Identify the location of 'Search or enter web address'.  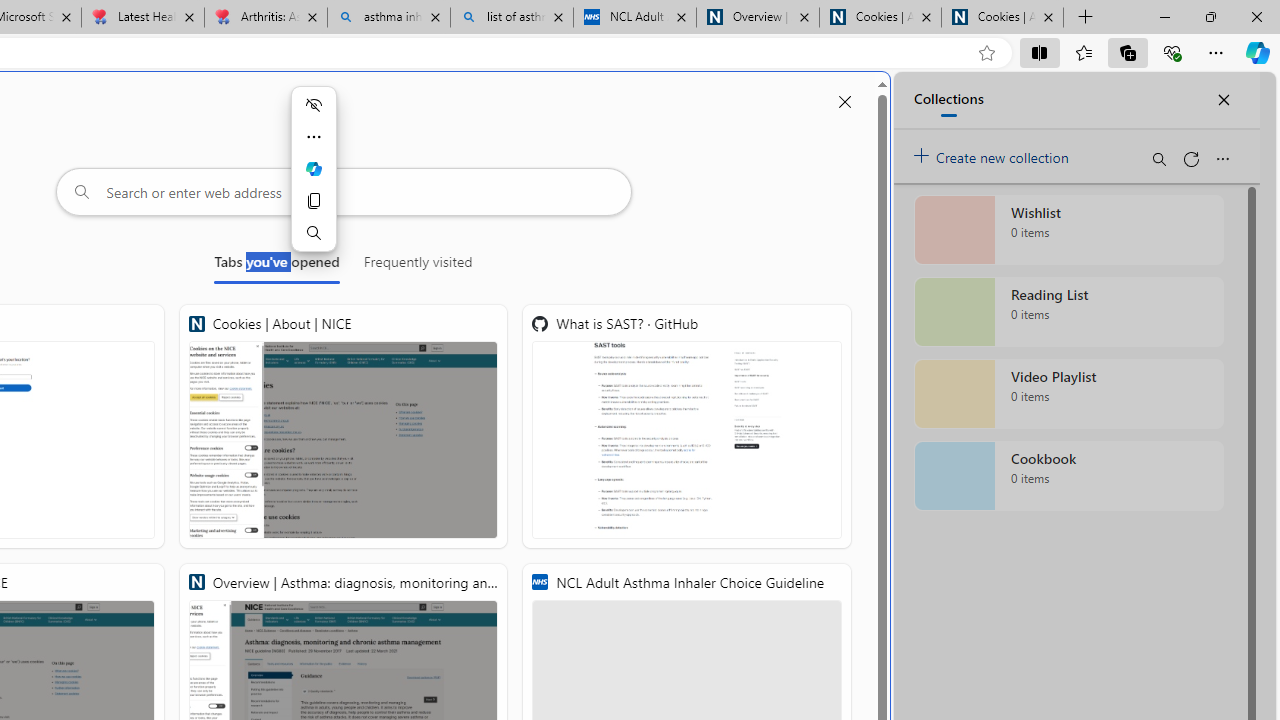
(343, 191).